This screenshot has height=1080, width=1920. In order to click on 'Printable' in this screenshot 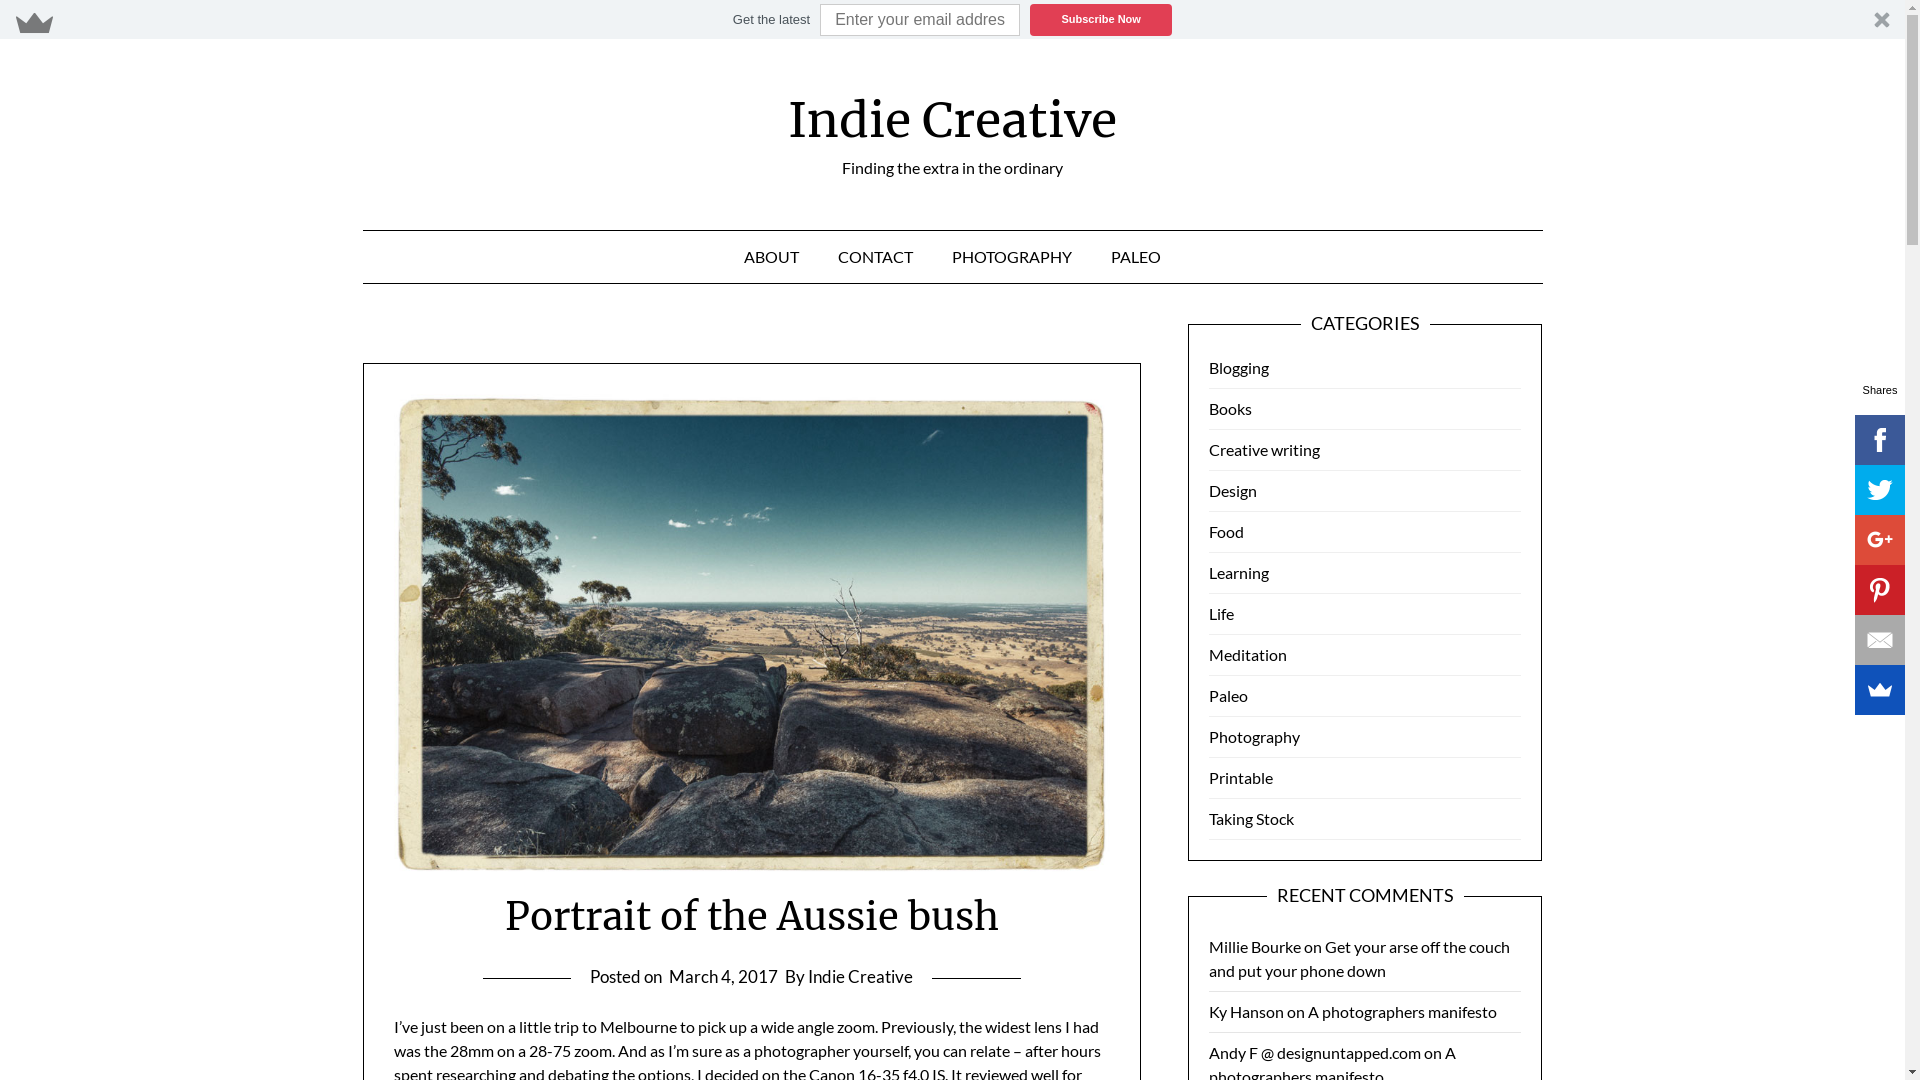, I will do `click(1240, 776)`.